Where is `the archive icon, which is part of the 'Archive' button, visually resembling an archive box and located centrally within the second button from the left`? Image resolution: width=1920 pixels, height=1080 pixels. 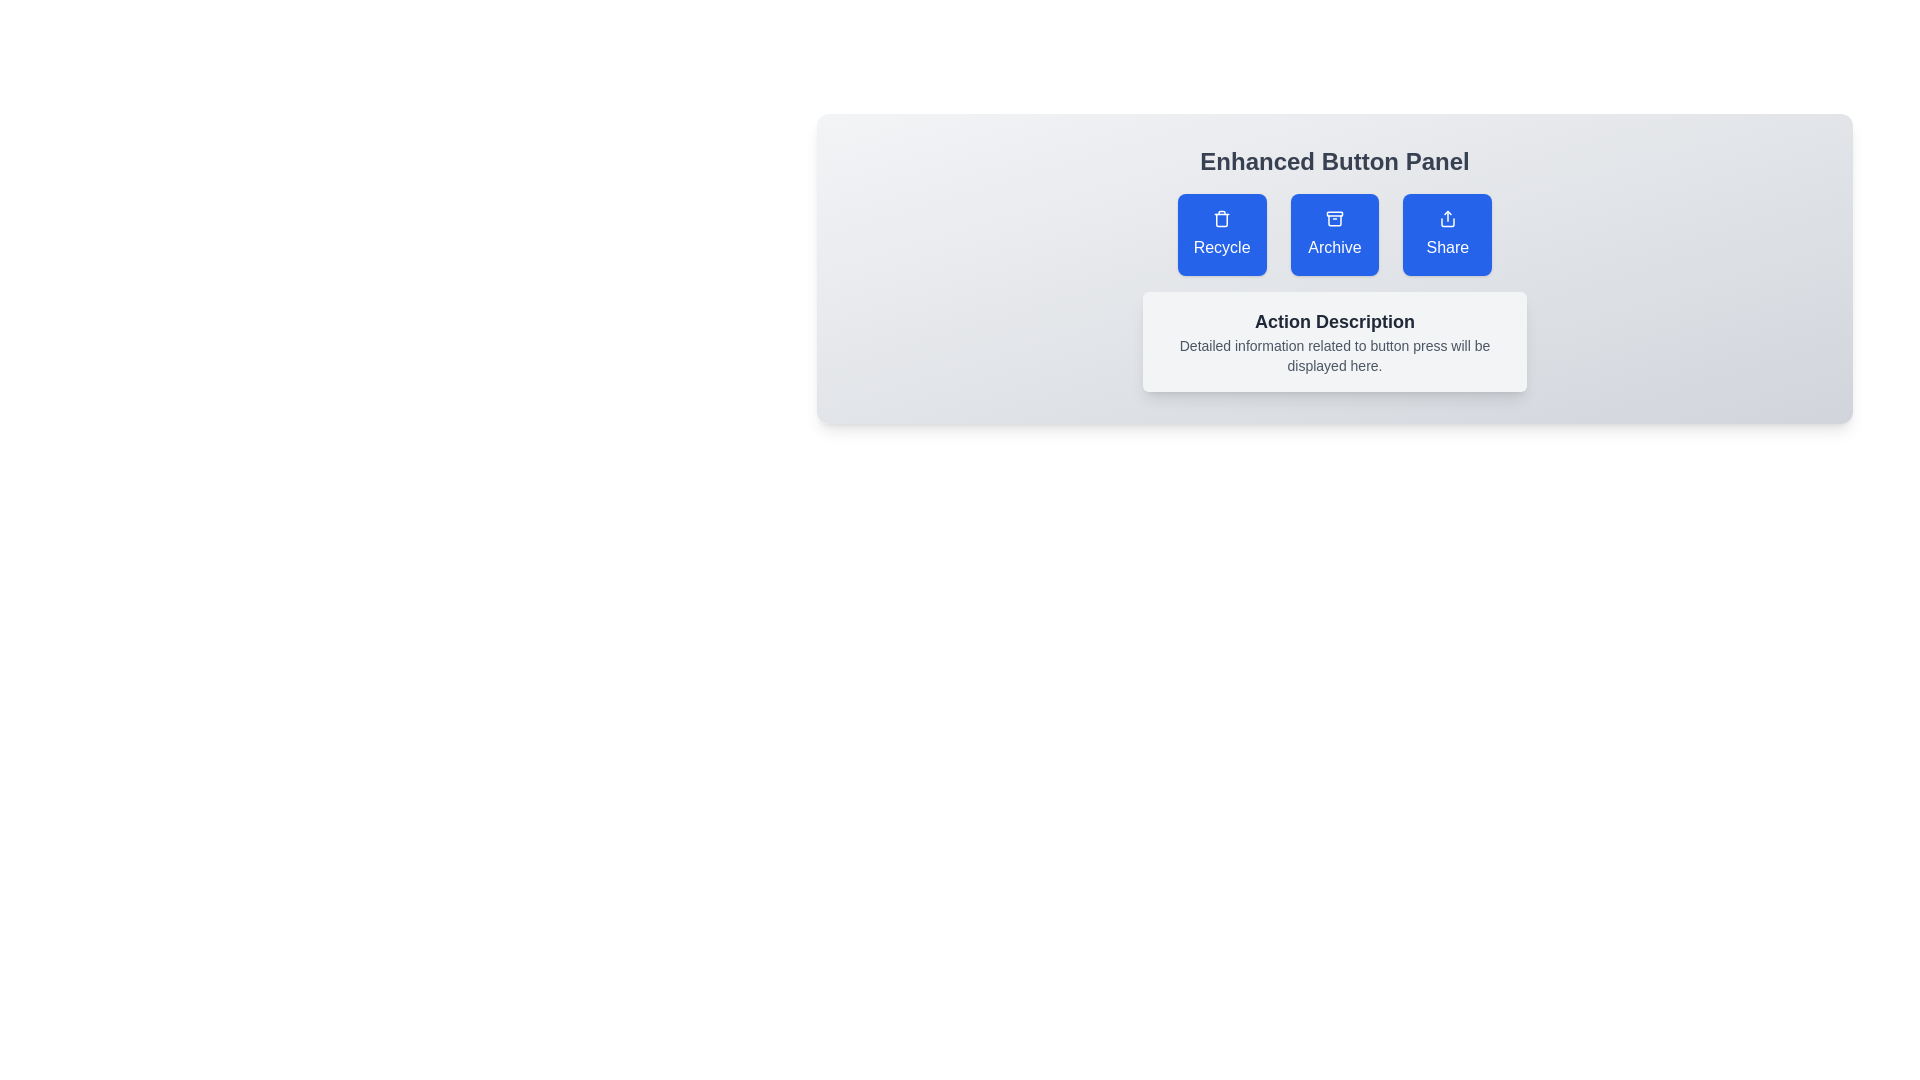 the archive icon, which is part of the 'Archive' button, visually resembling an archive box and located centrally within the second button from the left is located at coordinates (1334, 219).